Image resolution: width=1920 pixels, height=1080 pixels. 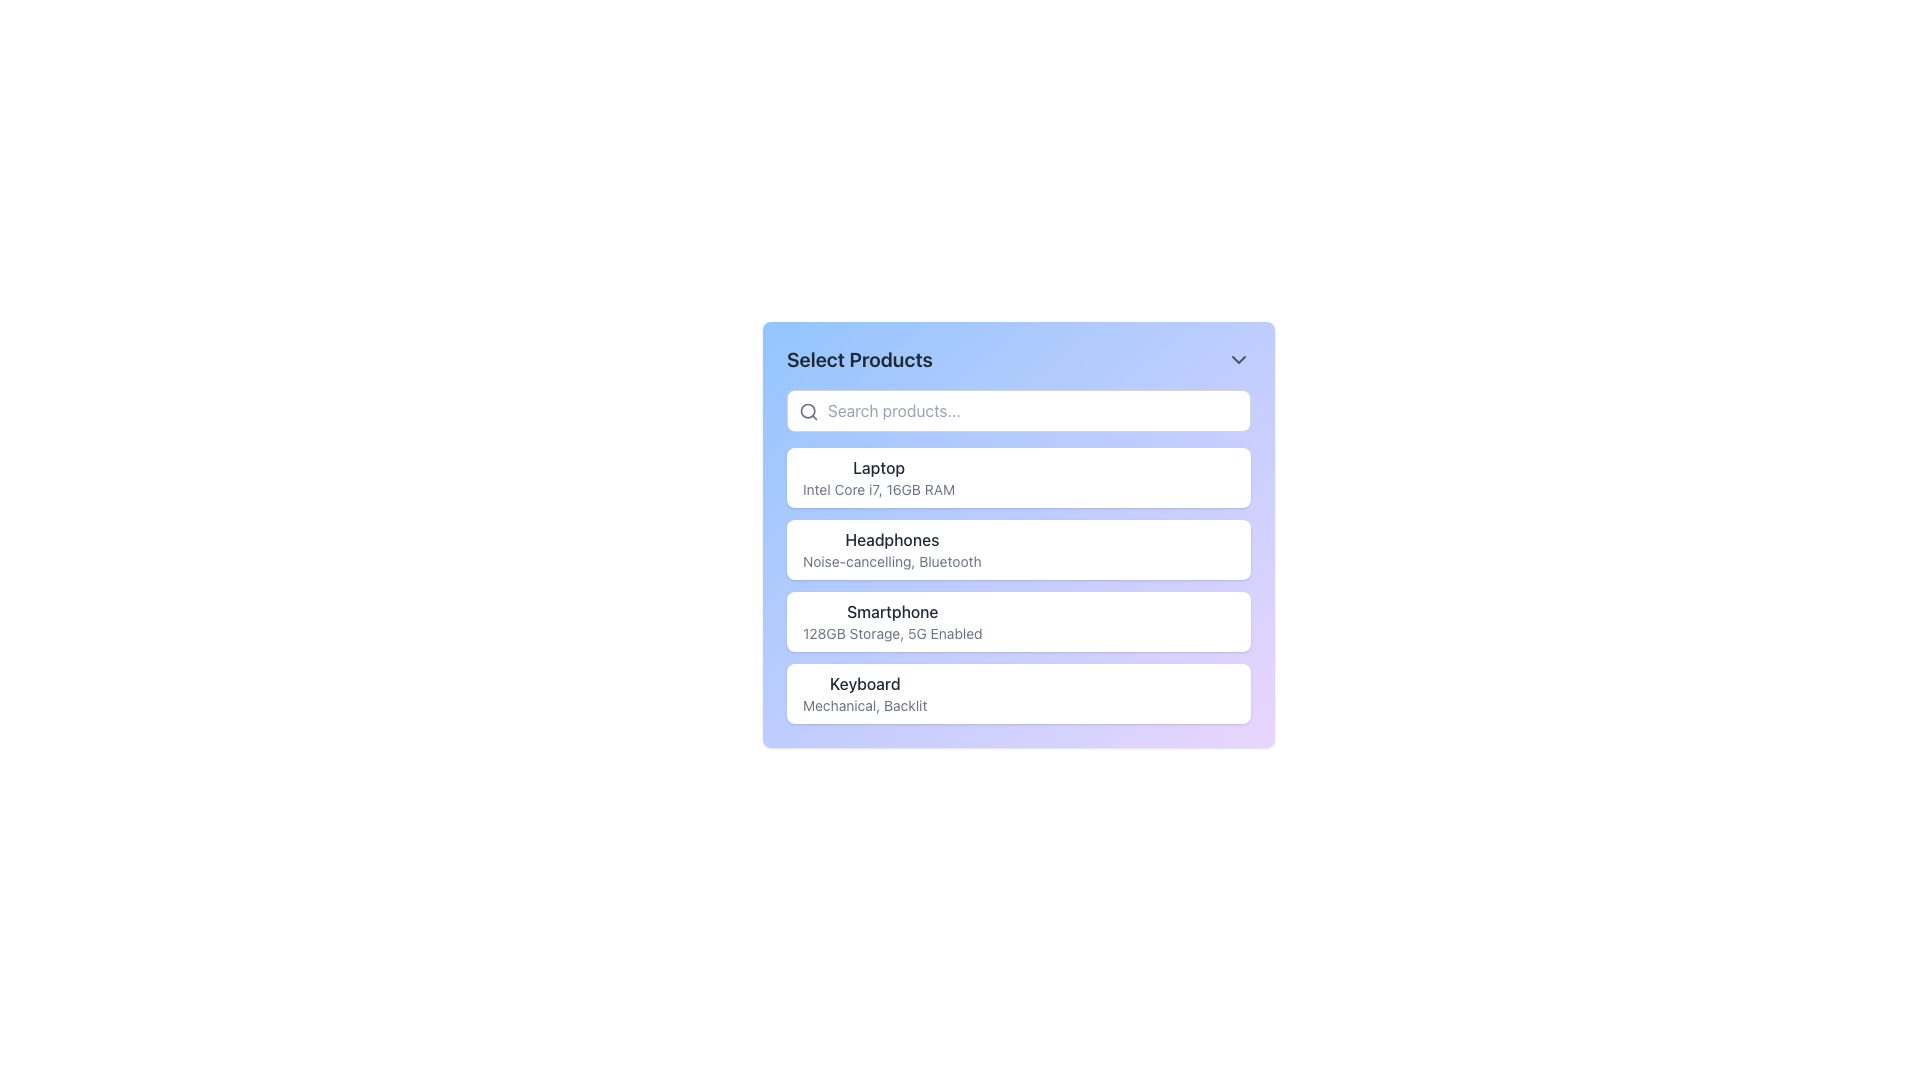 I want to click on the text element that reads 'Intel Core i7, 16GB RAM', which is styled in a small muted gray font and located beneath the 'Laptop' label, so click(x=878, y=489).